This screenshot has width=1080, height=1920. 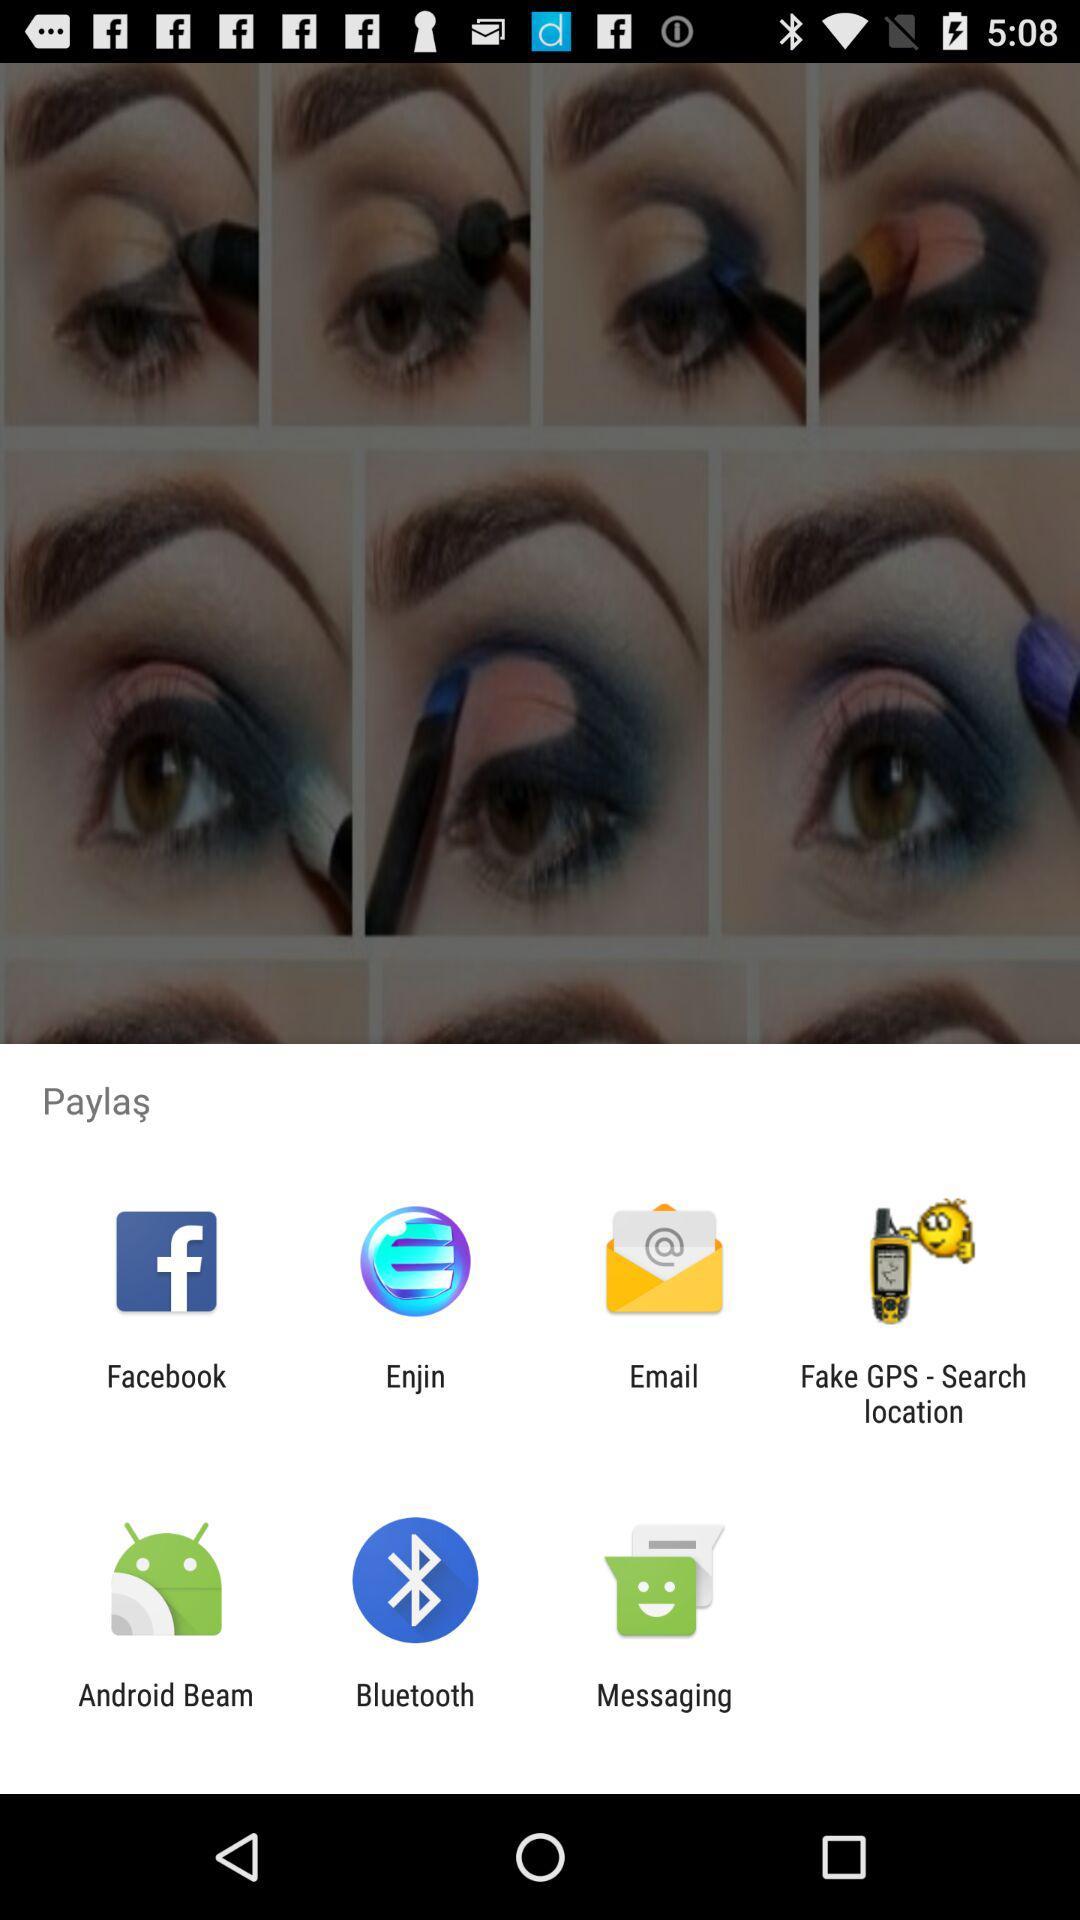 What do you see at coordinates (165, 1392) in the screenshot?
I see `facebook icon` at bounding box center [165, 1392].